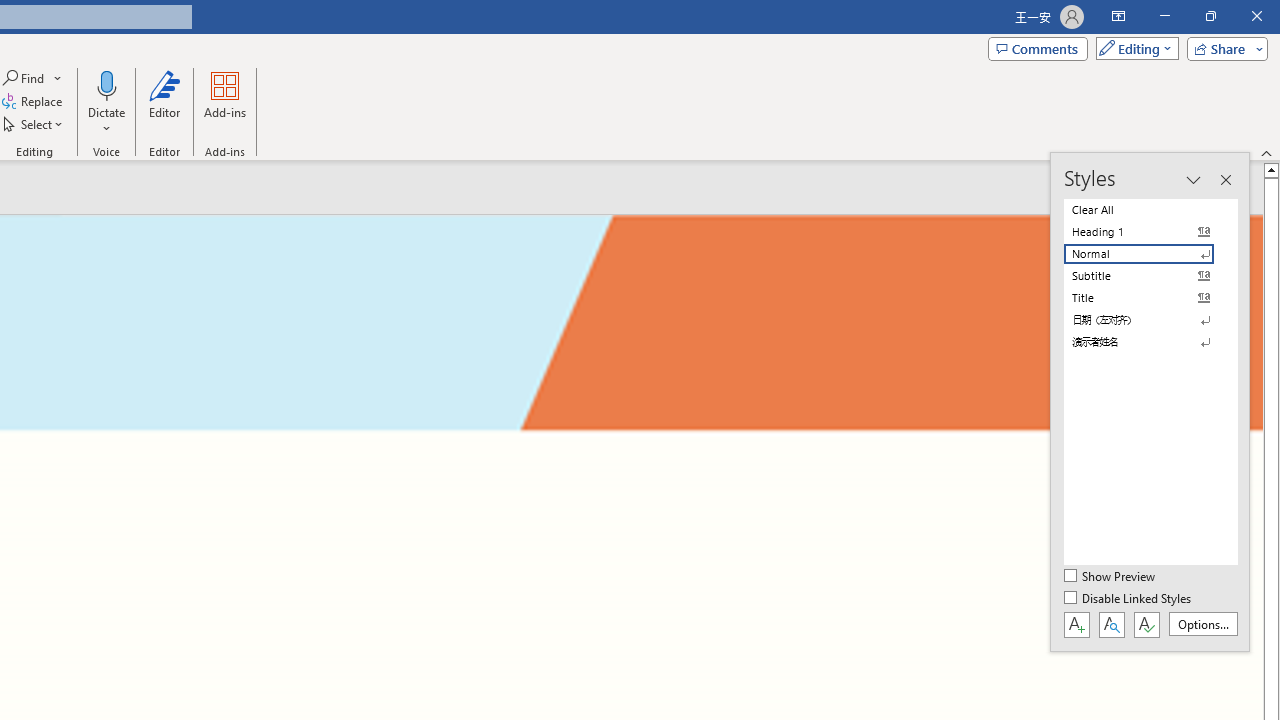 The width and height of the screenshot is (1280, 720). Describe the element at coordinates (1146, 623) in the screenshot. I see `'Class: NetUIButton'` at that location.